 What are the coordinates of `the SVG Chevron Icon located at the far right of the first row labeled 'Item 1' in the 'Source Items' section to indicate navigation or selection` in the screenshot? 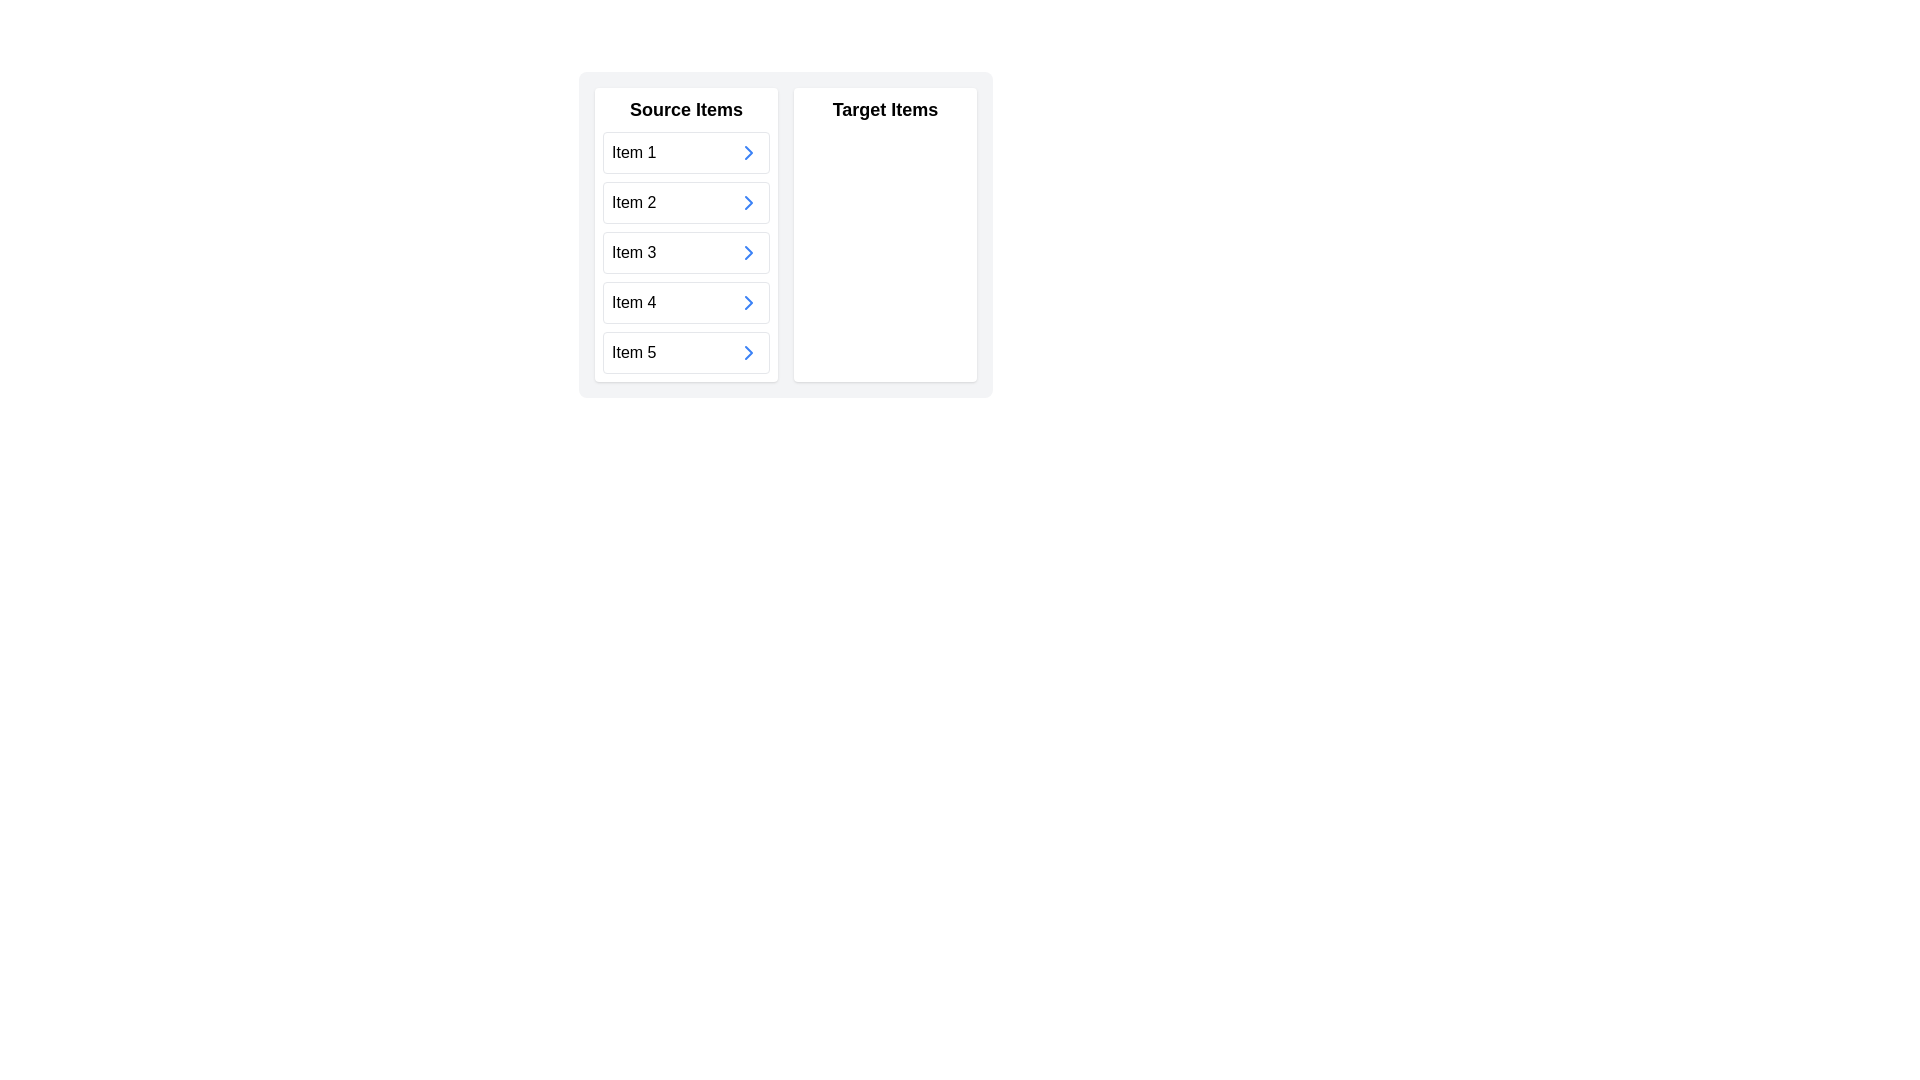 It's located at (747, 152).